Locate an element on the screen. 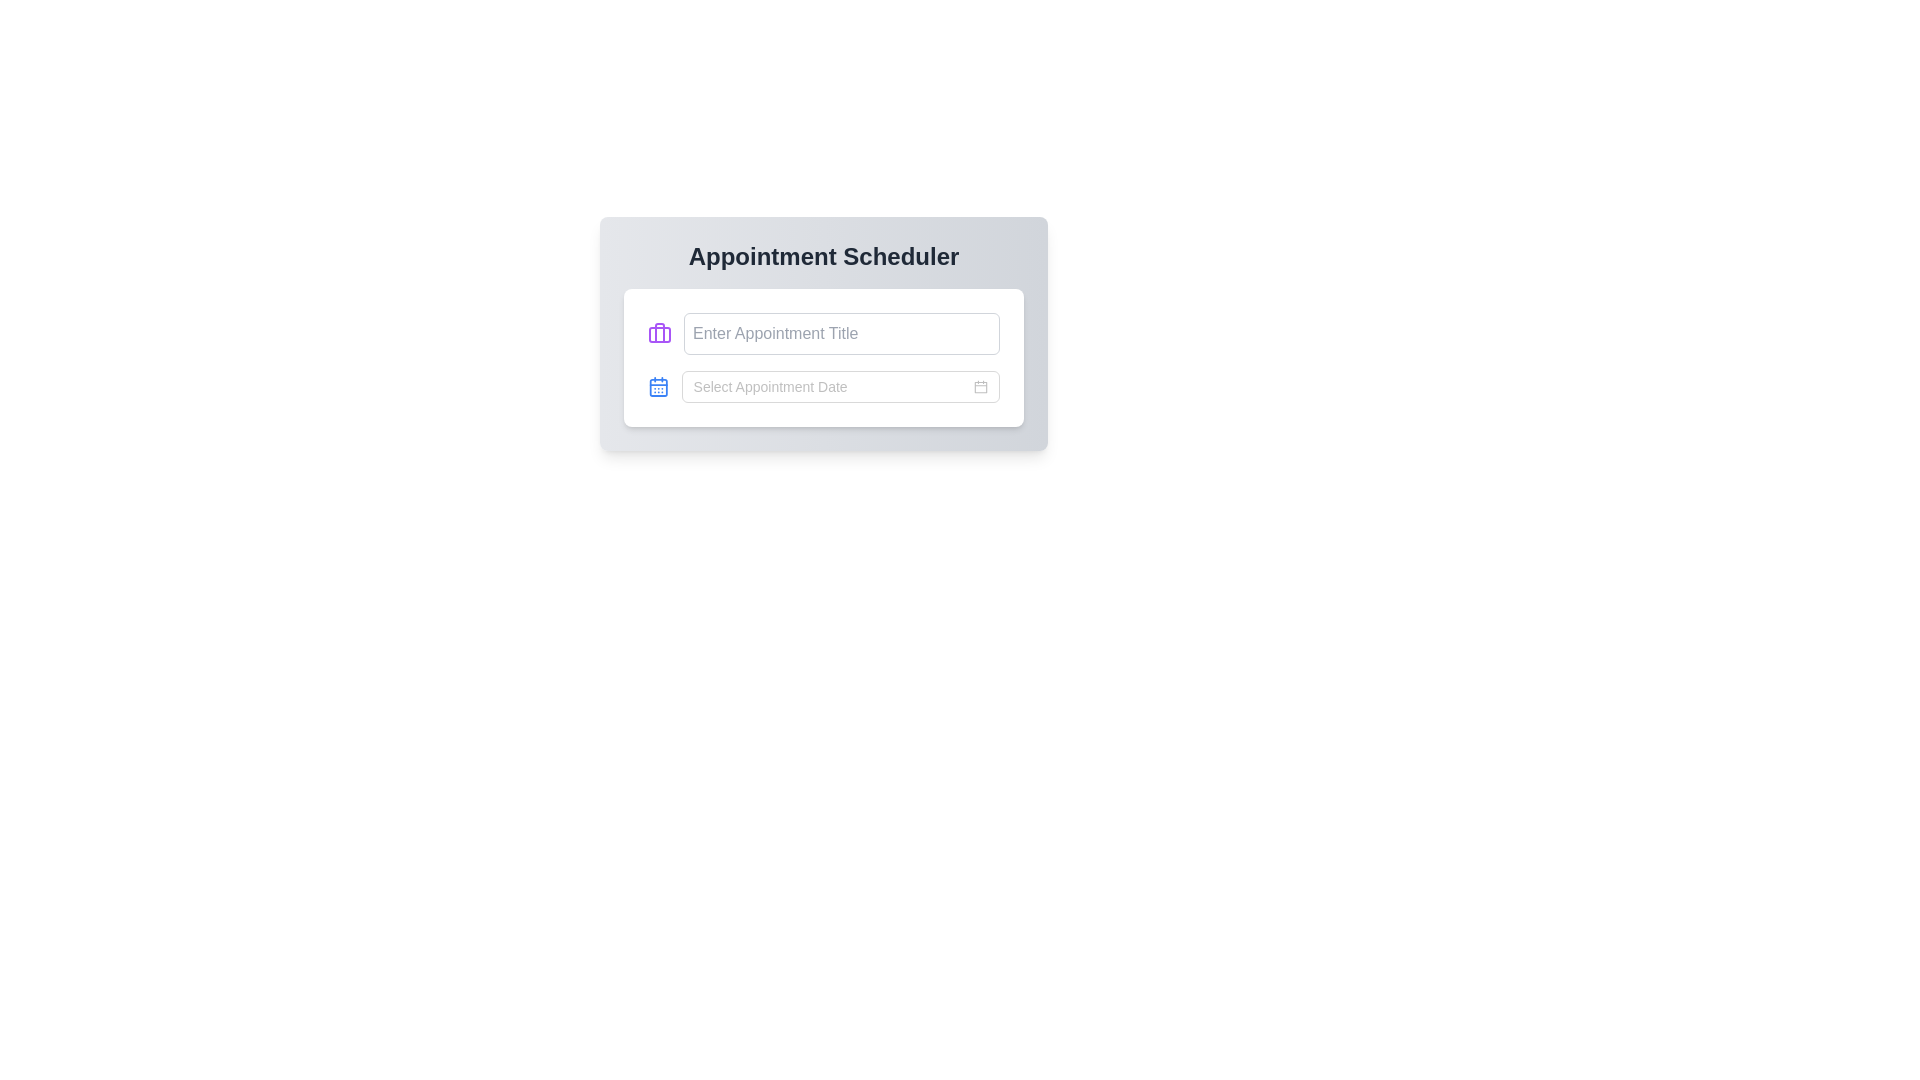 Image resolution: width=1920 pixels, height=1080 pixels. the date input field for appointment selection located below the 'Enter Appointment Title' field in the 'Appointment Scheduler' section to focus on it is located at coordinates (831, 386).